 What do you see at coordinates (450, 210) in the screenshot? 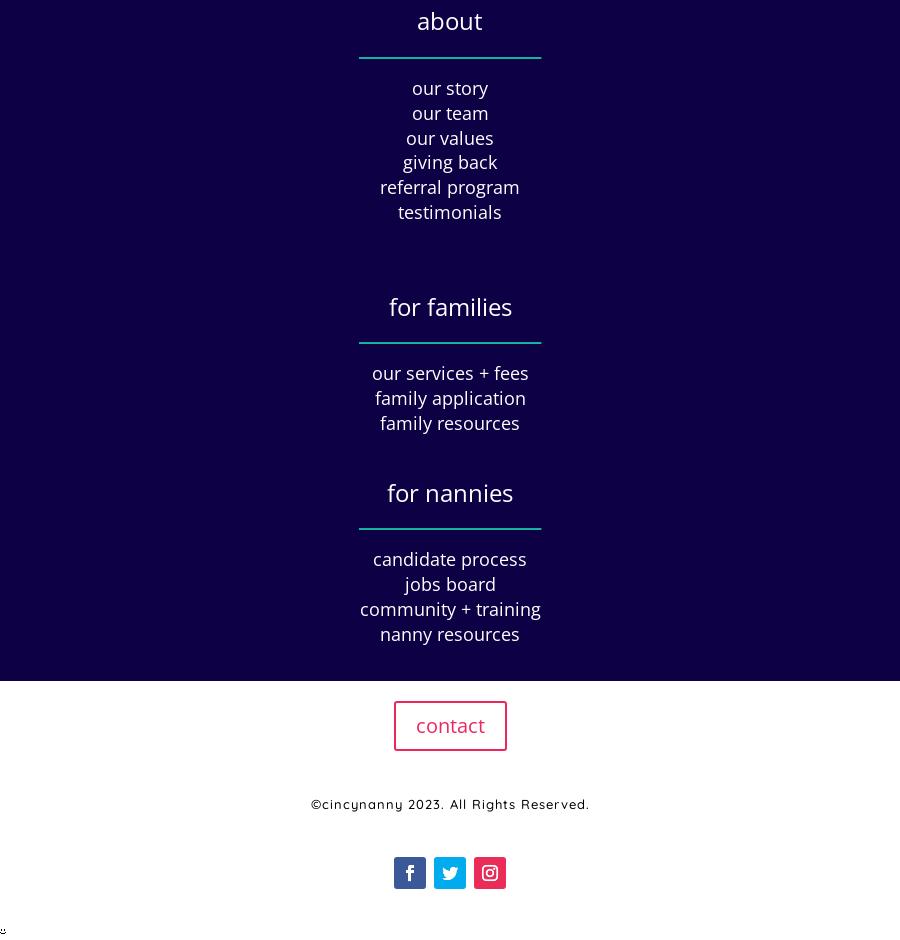
I see `'testimonials'` at bounding box center [450, 210].